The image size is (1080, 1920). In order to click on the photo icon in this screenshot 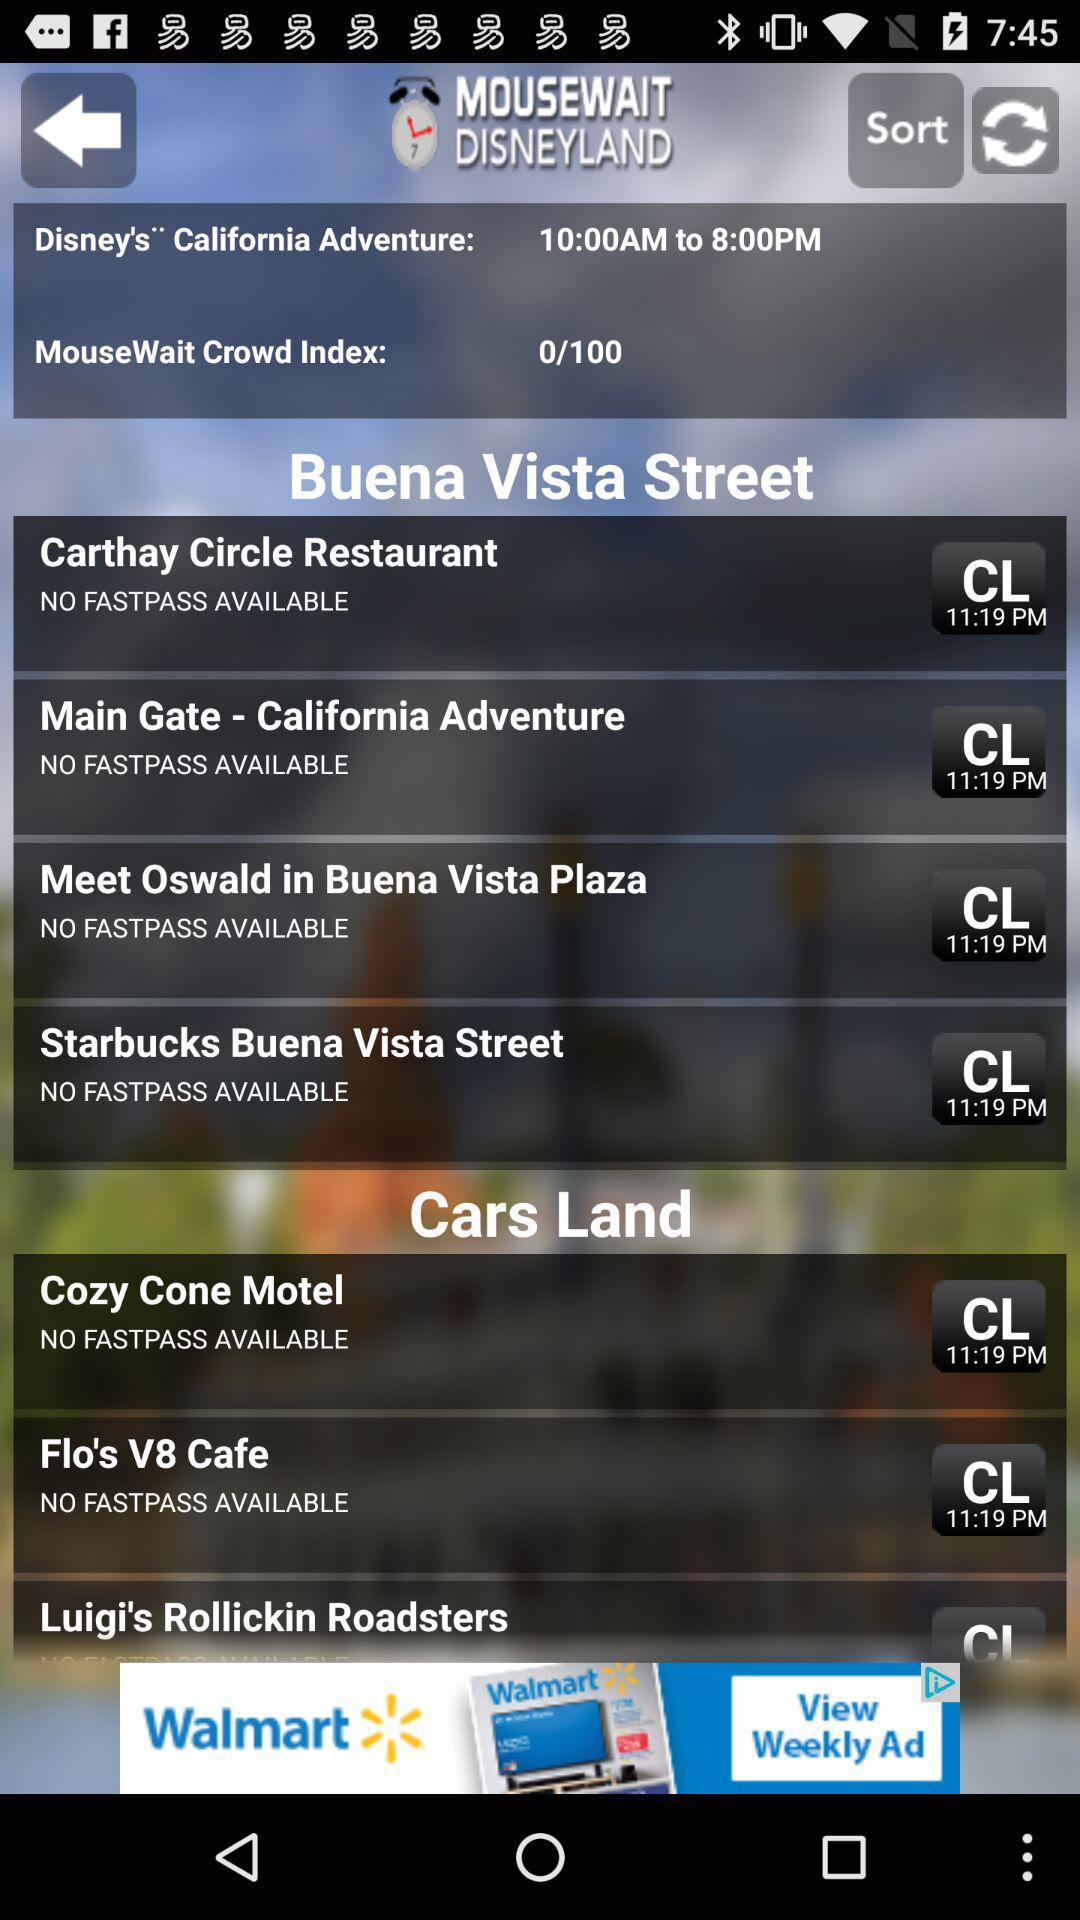, I will do `click(906, 138)`.